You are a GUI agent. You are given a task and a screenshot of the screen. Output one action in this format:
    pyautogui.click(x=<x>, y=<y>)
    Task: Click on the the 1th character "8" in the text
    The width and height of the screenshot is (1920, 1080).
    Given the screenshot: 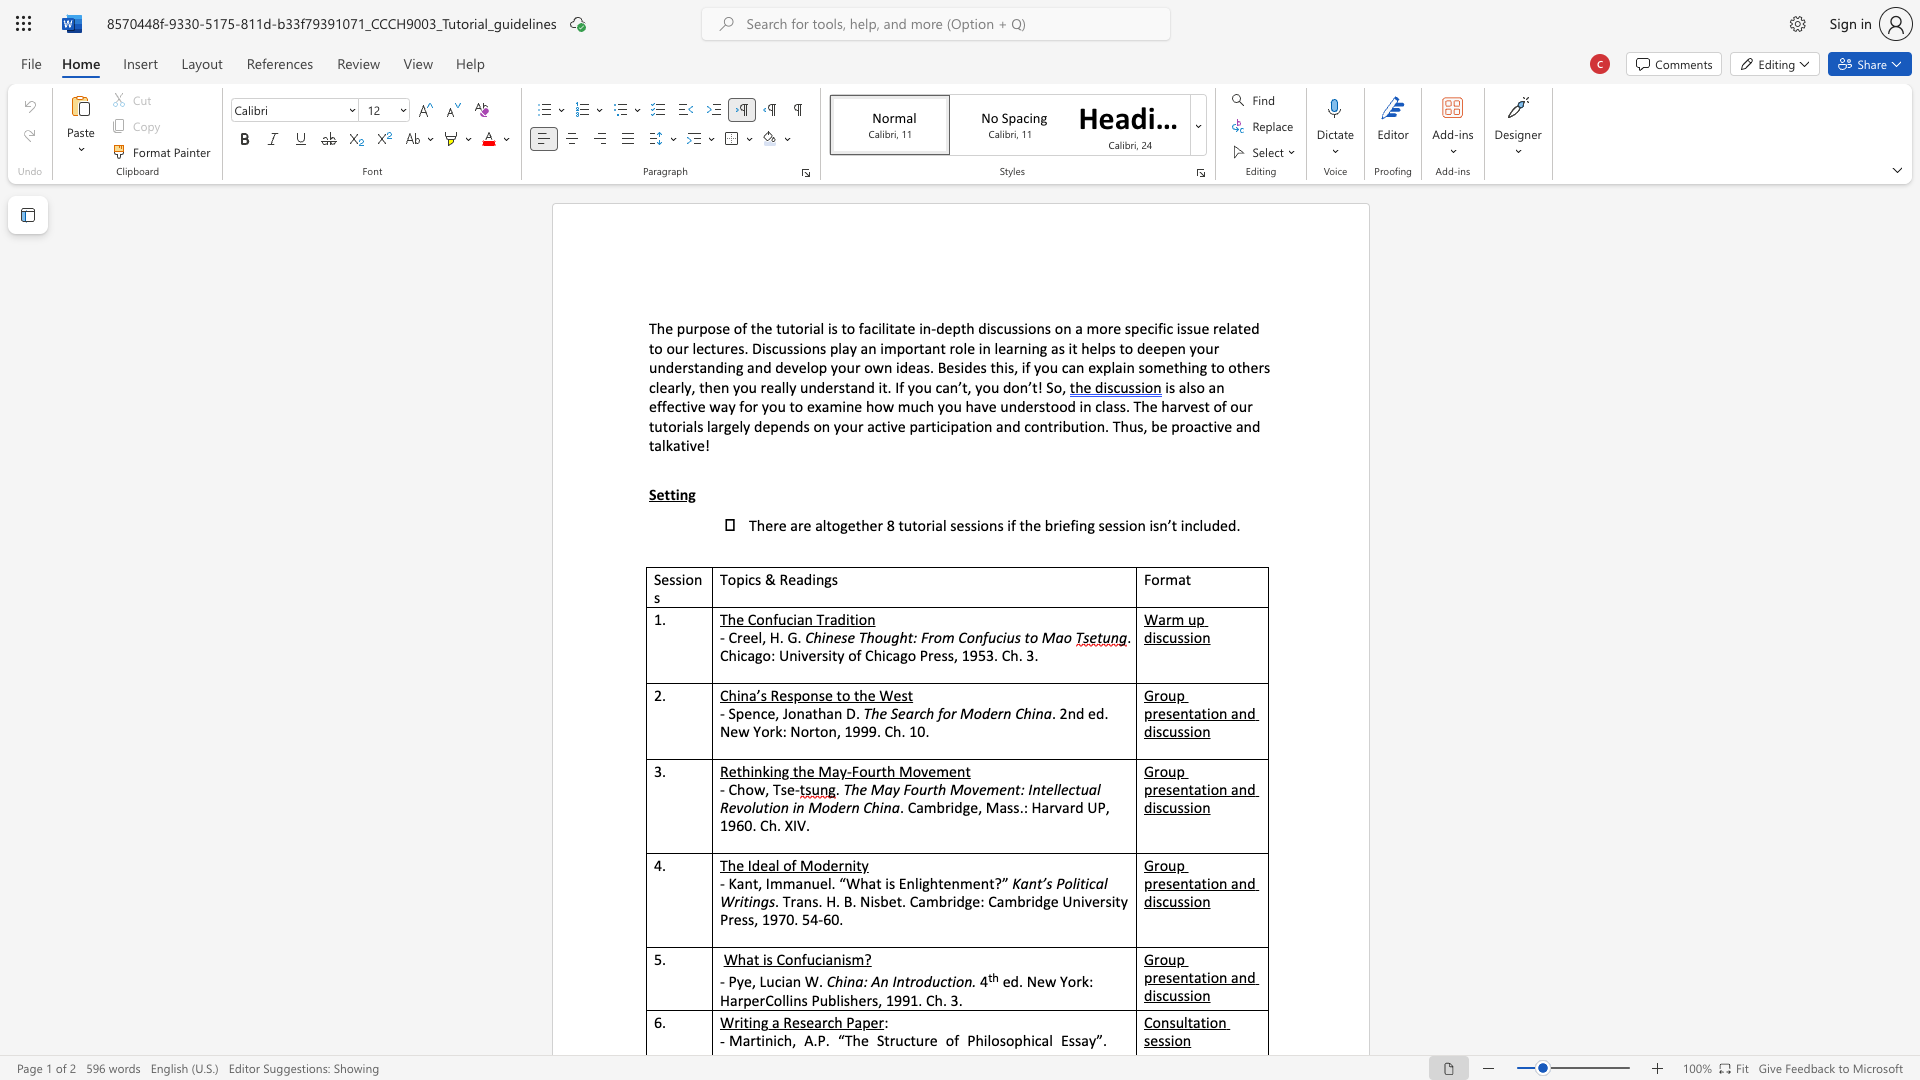 What is the action you would take?
    pyautogui.click(x=889, y=523)
    